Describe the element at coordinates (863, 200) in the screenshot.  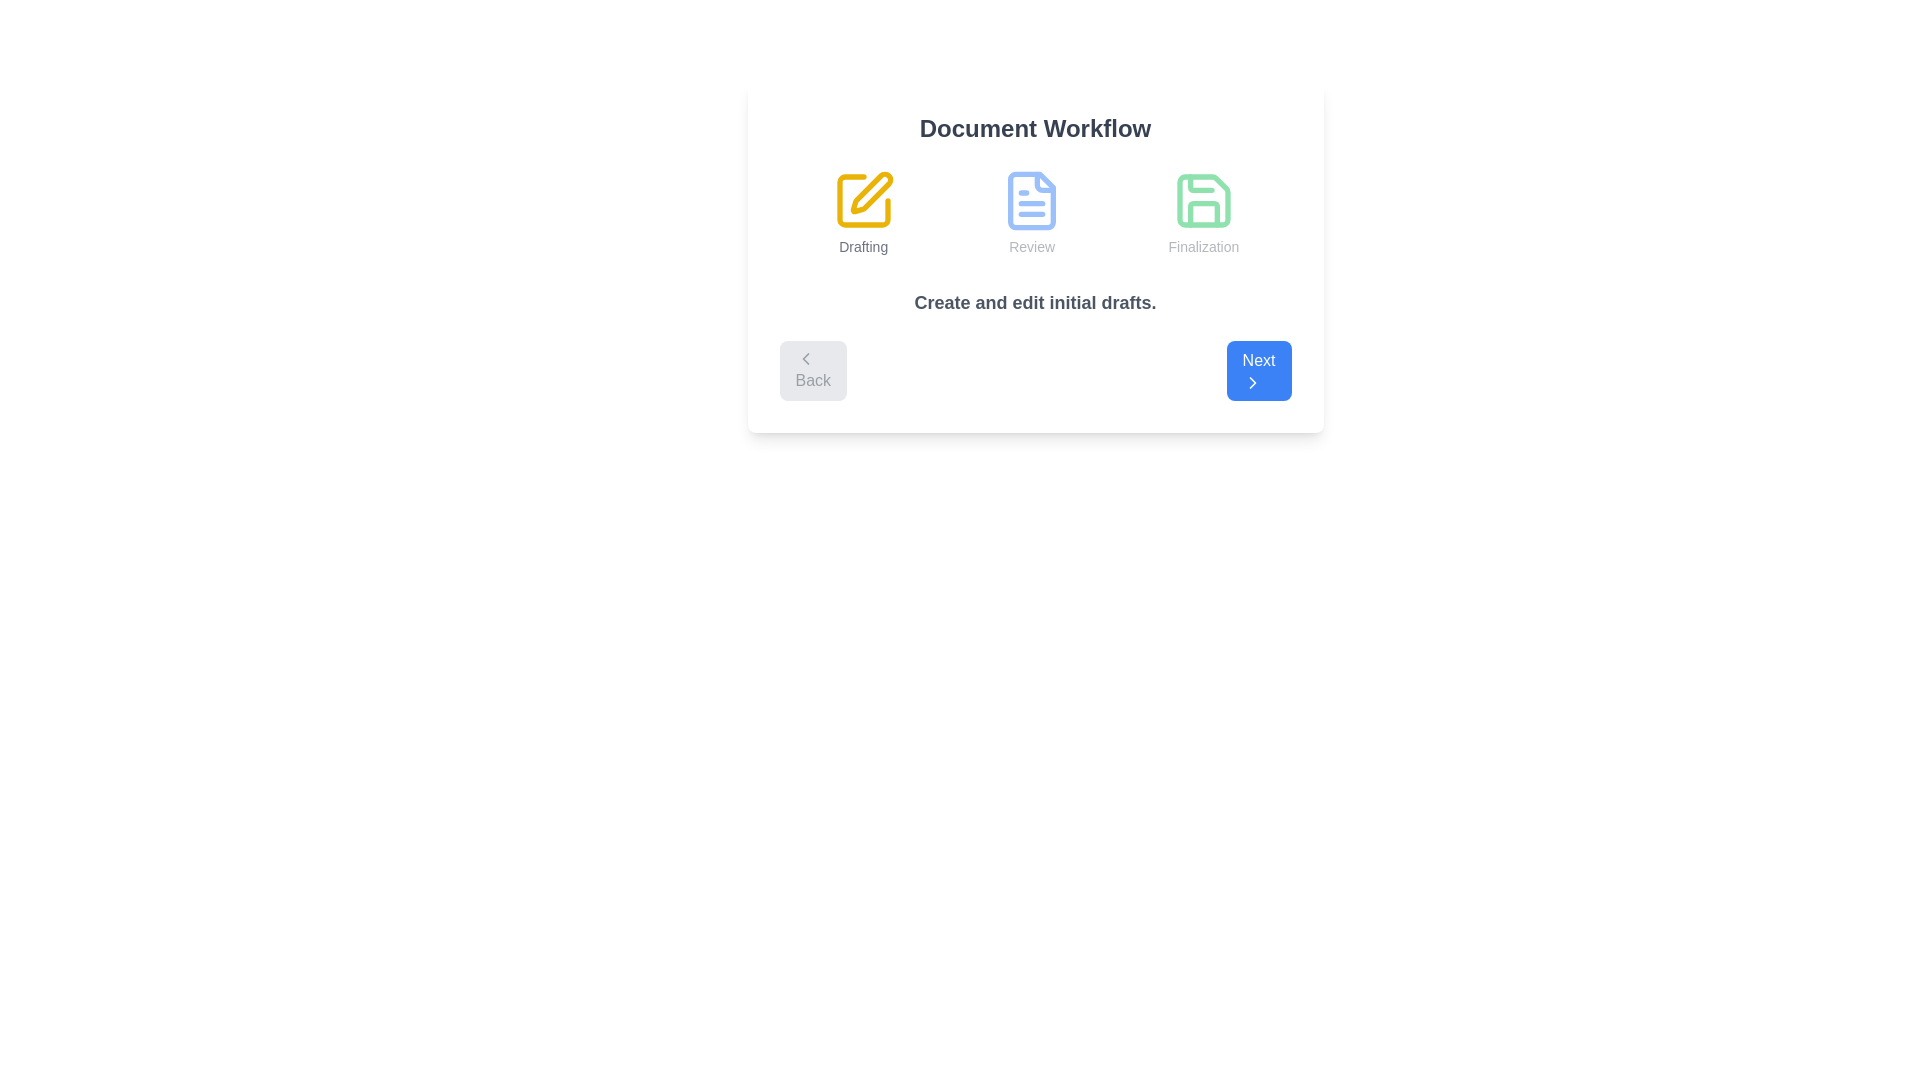
I see `the square button with a yellow outline representing a pen icon` at that location.